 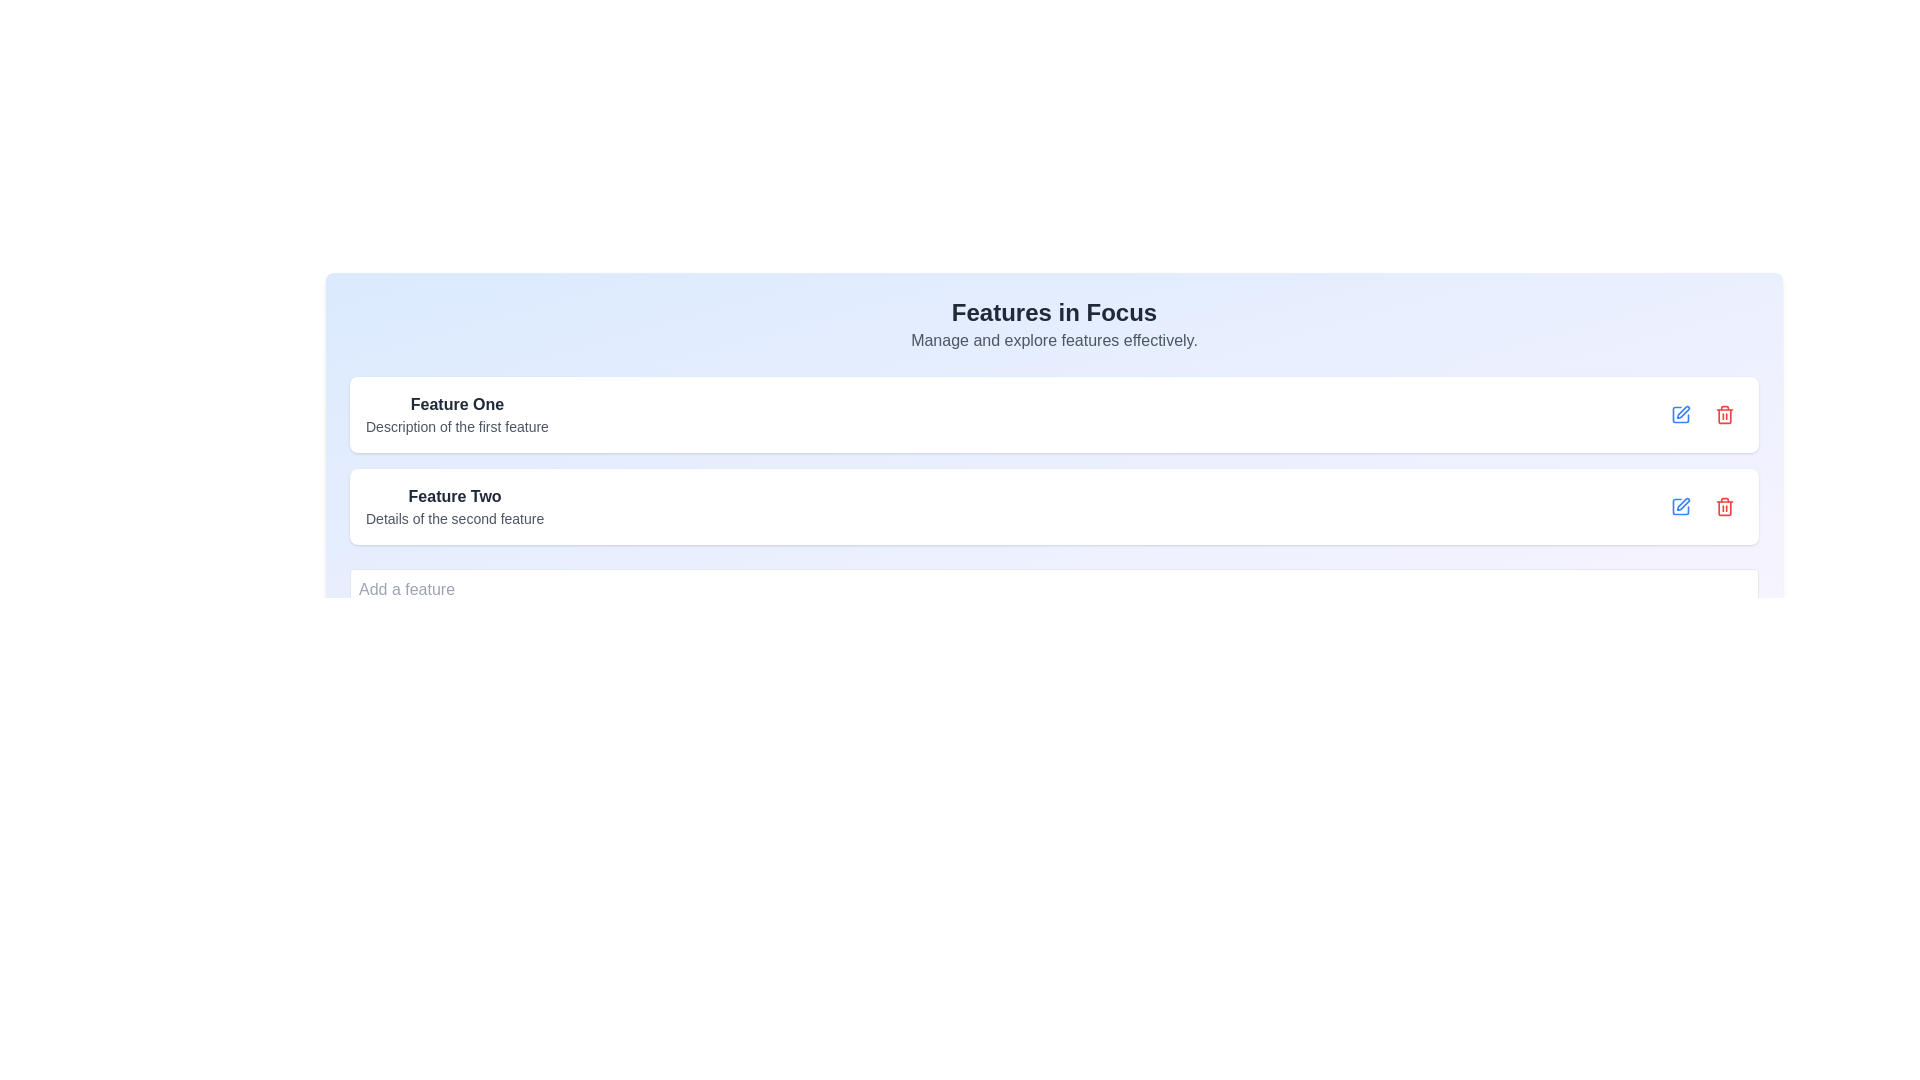 I want to click on the horizontal action button group containing the blue edit icon and the red delete icon located at the right end of the row labeled 'Feature Two', so click(x=1702, y=505).